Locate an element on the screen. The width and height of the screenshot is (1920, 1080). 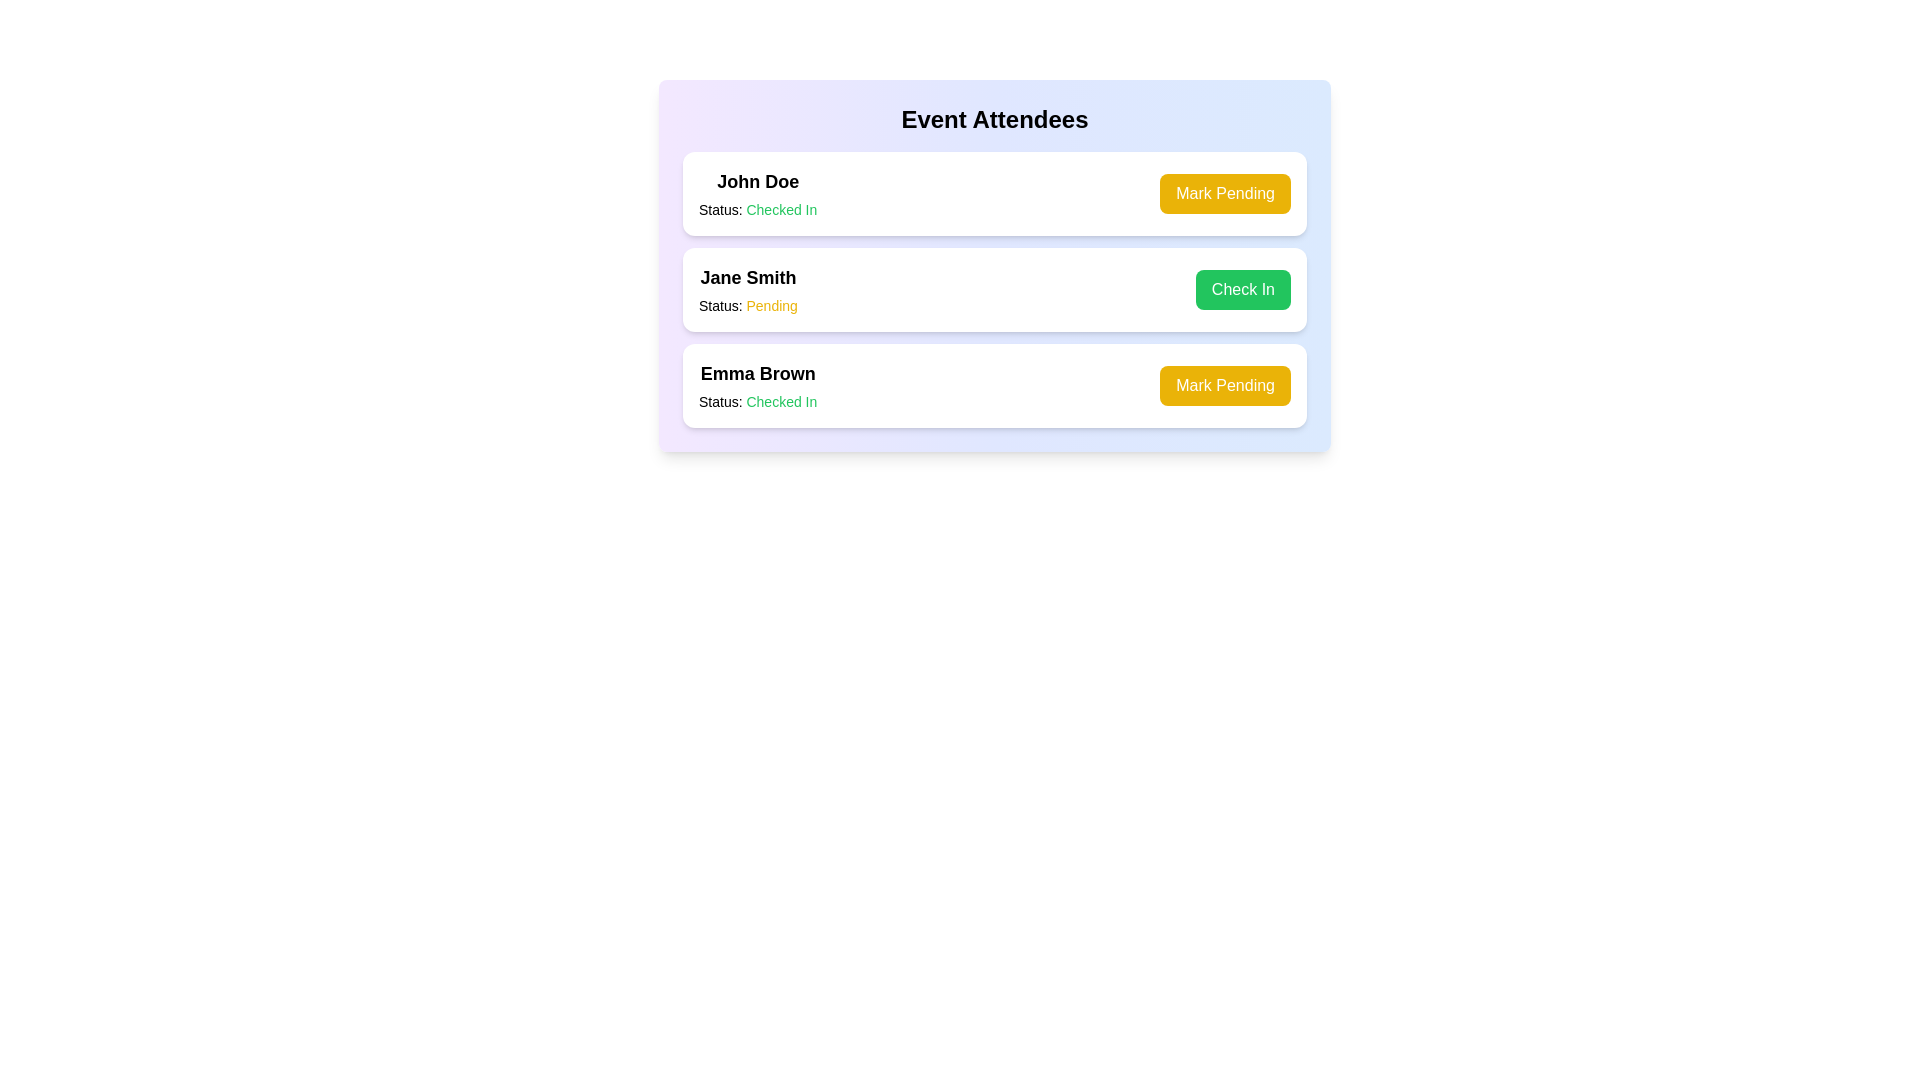
the button labeled 'Check In' to view its hover effect is located at coordinates (1242, 289).